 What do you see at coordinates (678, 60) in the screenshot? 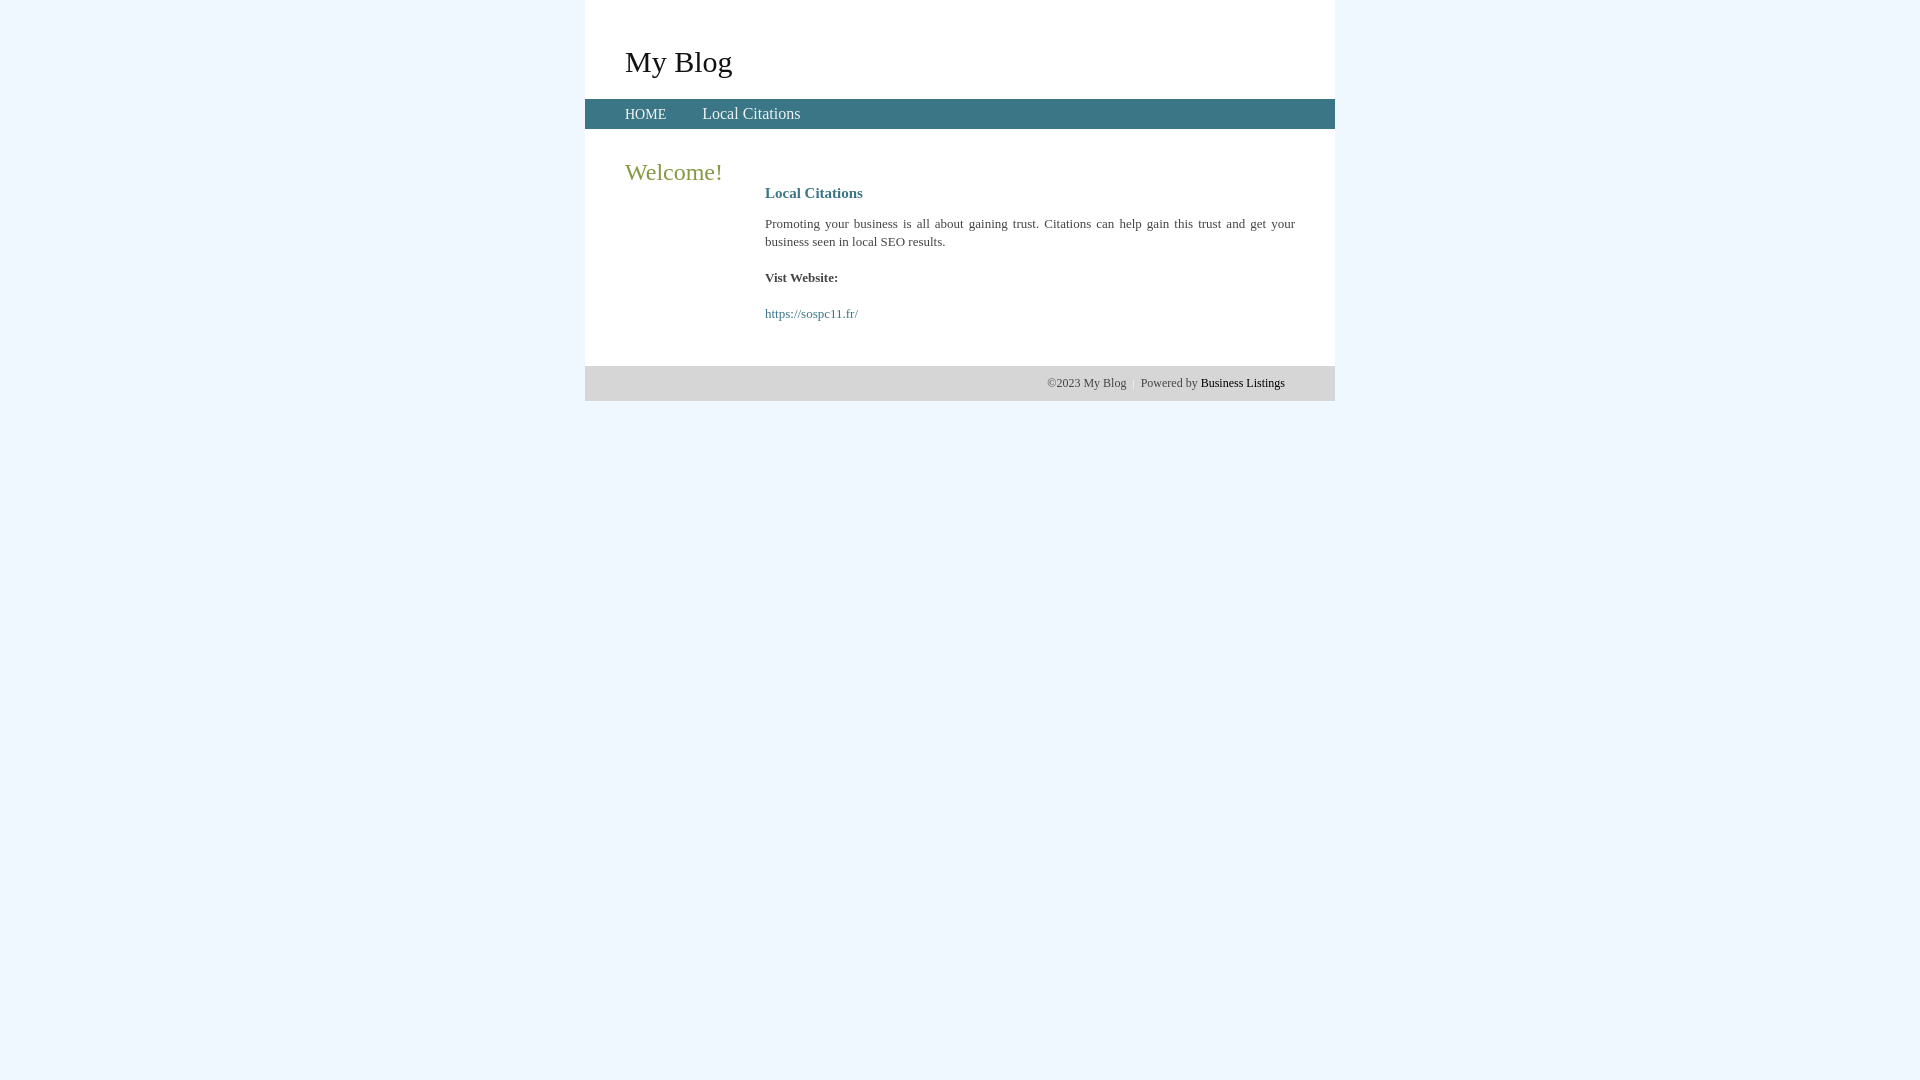
I see `'My Blog'` at bounding box center [678, 60].